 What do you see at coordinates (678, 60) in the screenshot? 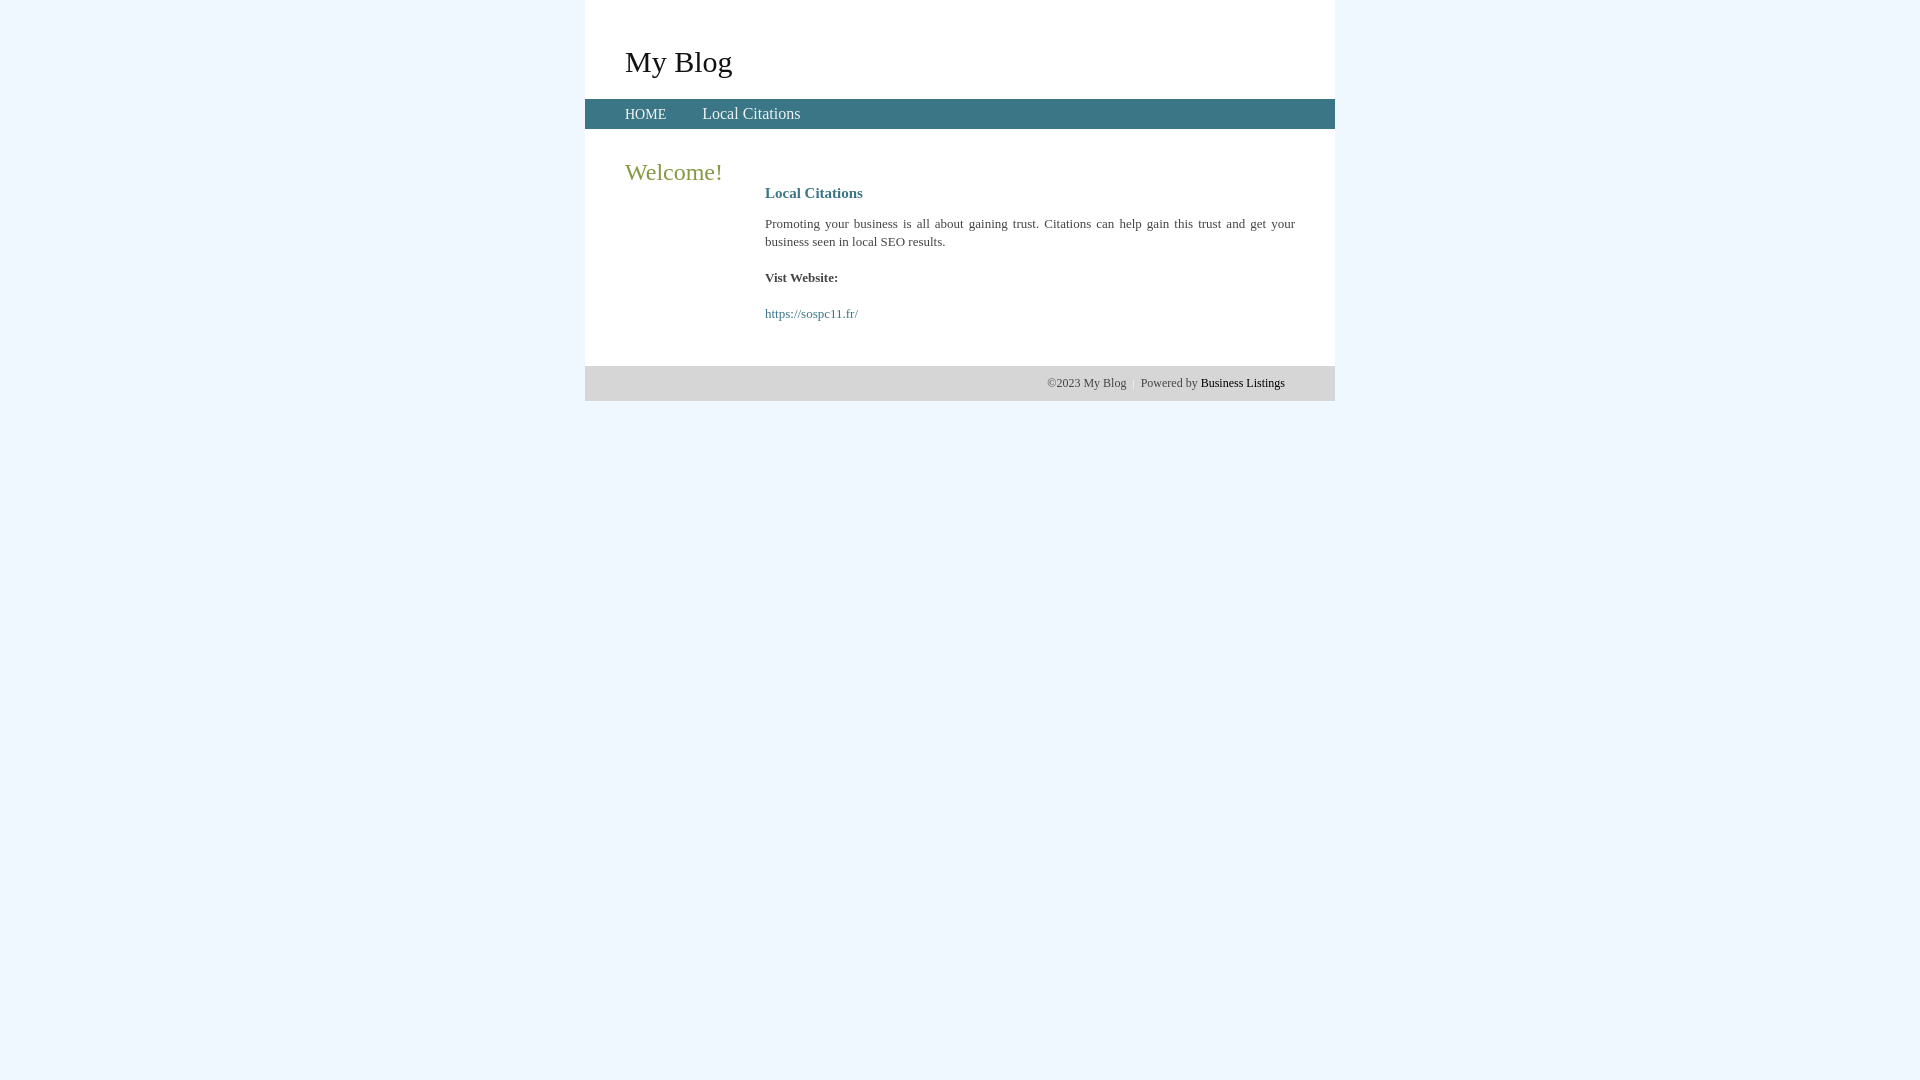
I see `'My Blog'` at bounding box center [678, 60].